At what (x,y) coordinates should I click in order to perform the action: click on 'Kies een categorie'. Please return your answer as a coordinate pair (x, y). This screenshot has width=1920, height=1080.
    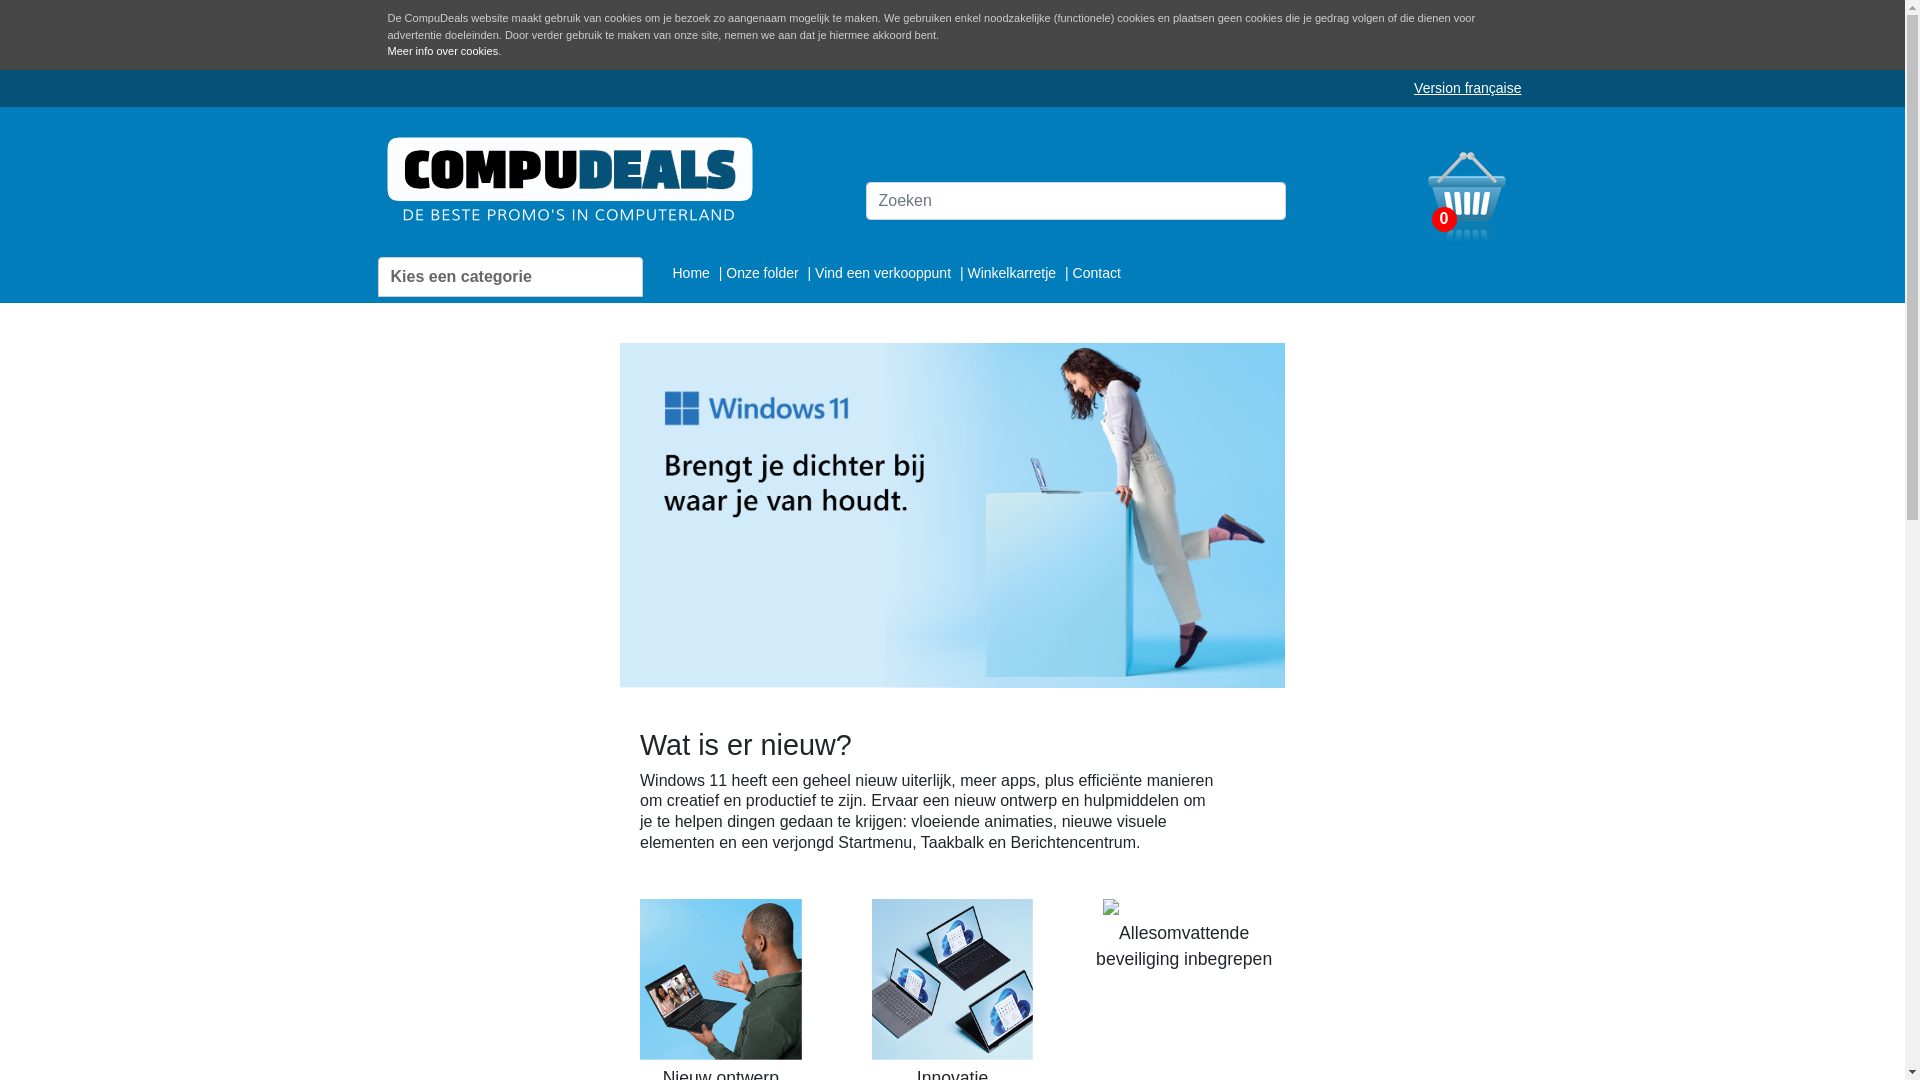
    Looking at the image, I should click on (510, 276).